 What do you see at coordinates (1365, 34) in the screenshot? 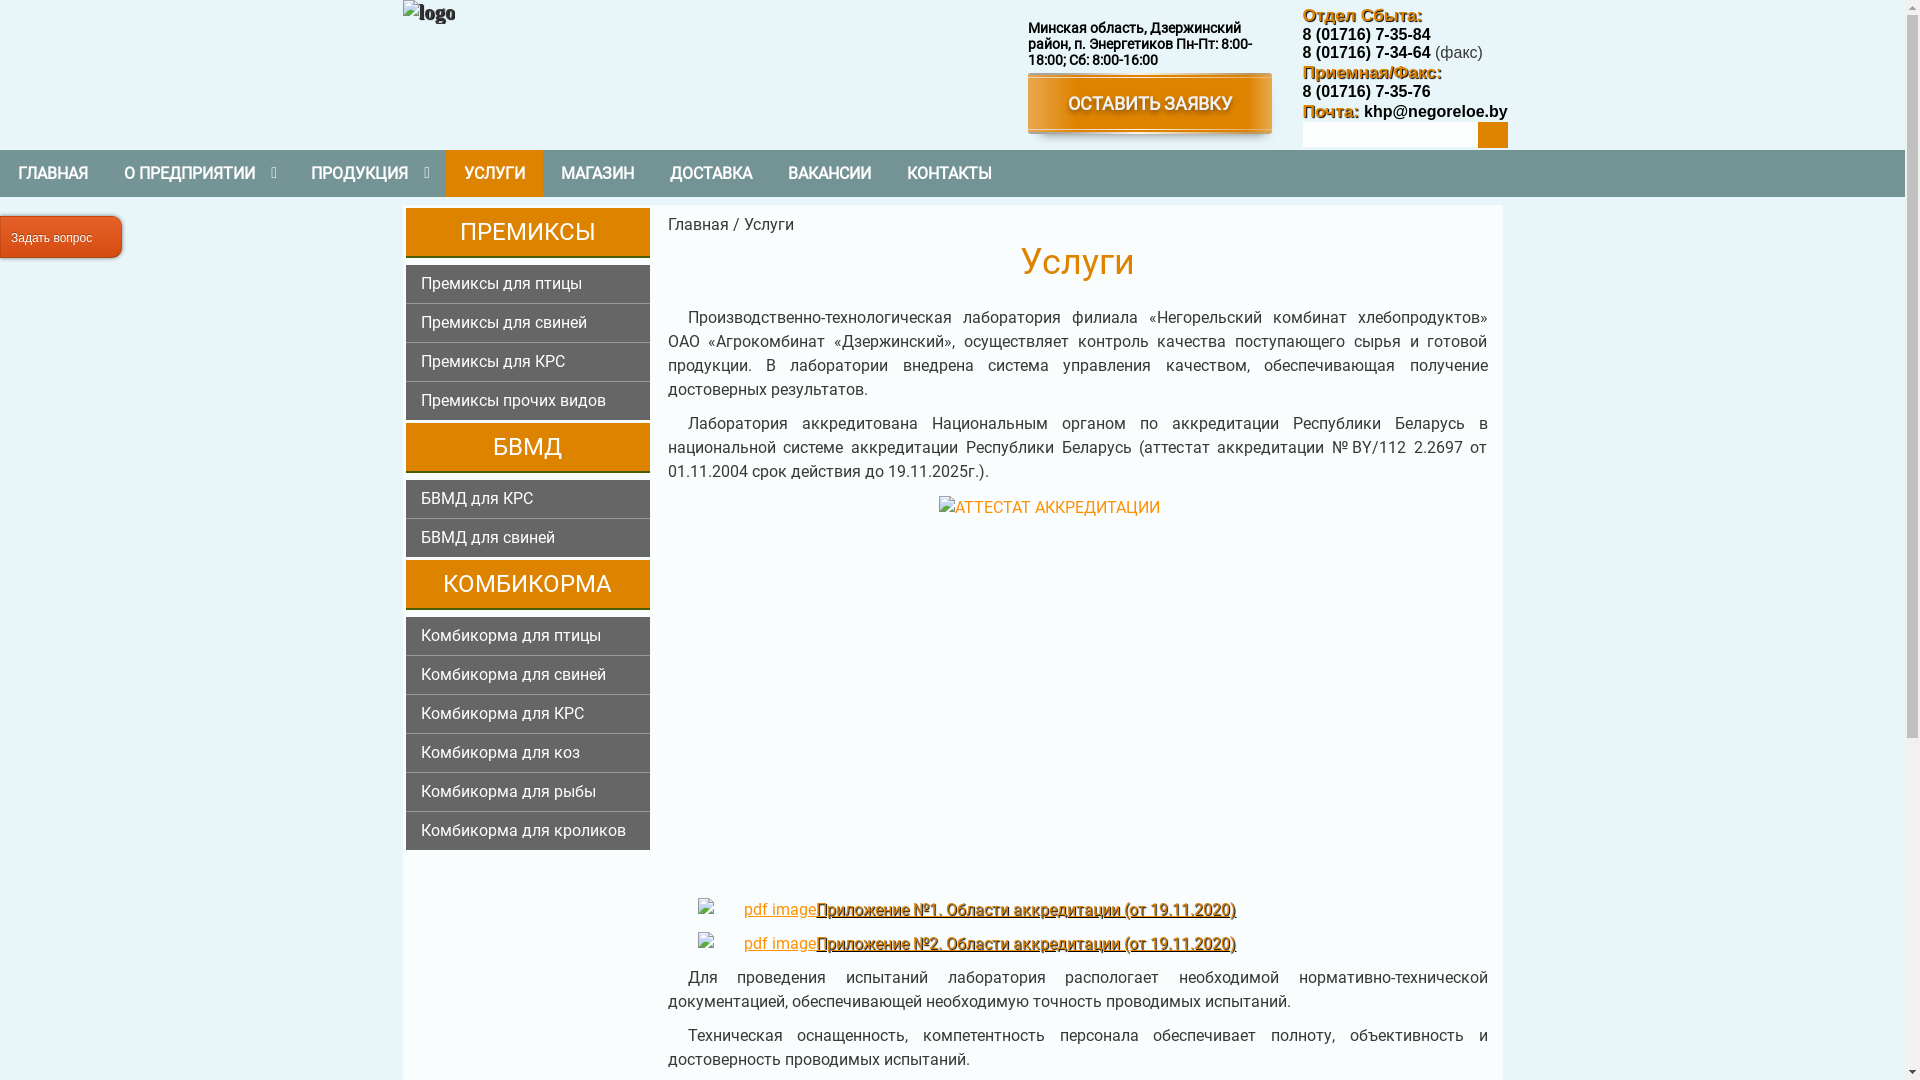
I see `'8 (01716) 7-35-84'` at bounding box center [1365, 34].